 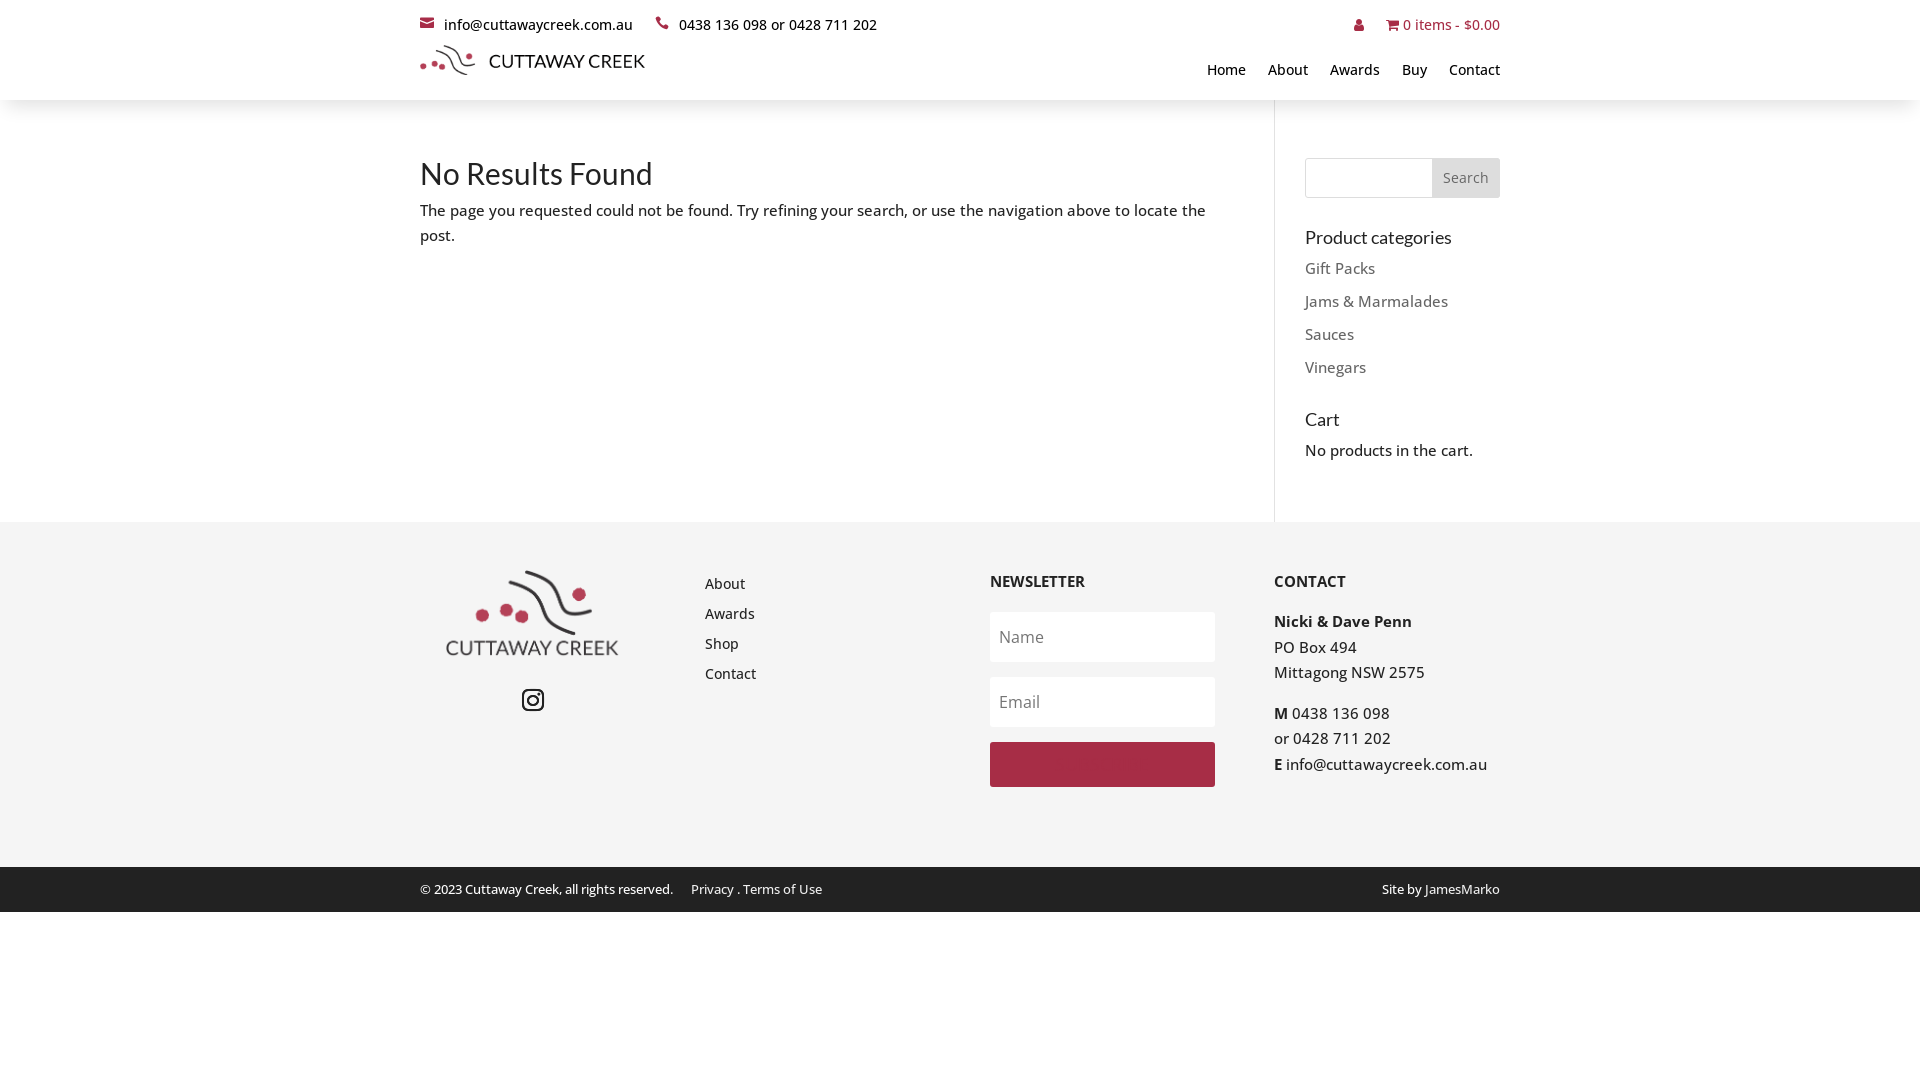 What do you see at coordinates (1329, 333) in the screenshot?
I see `'Sauces'` at bounding box center [1329, 333].